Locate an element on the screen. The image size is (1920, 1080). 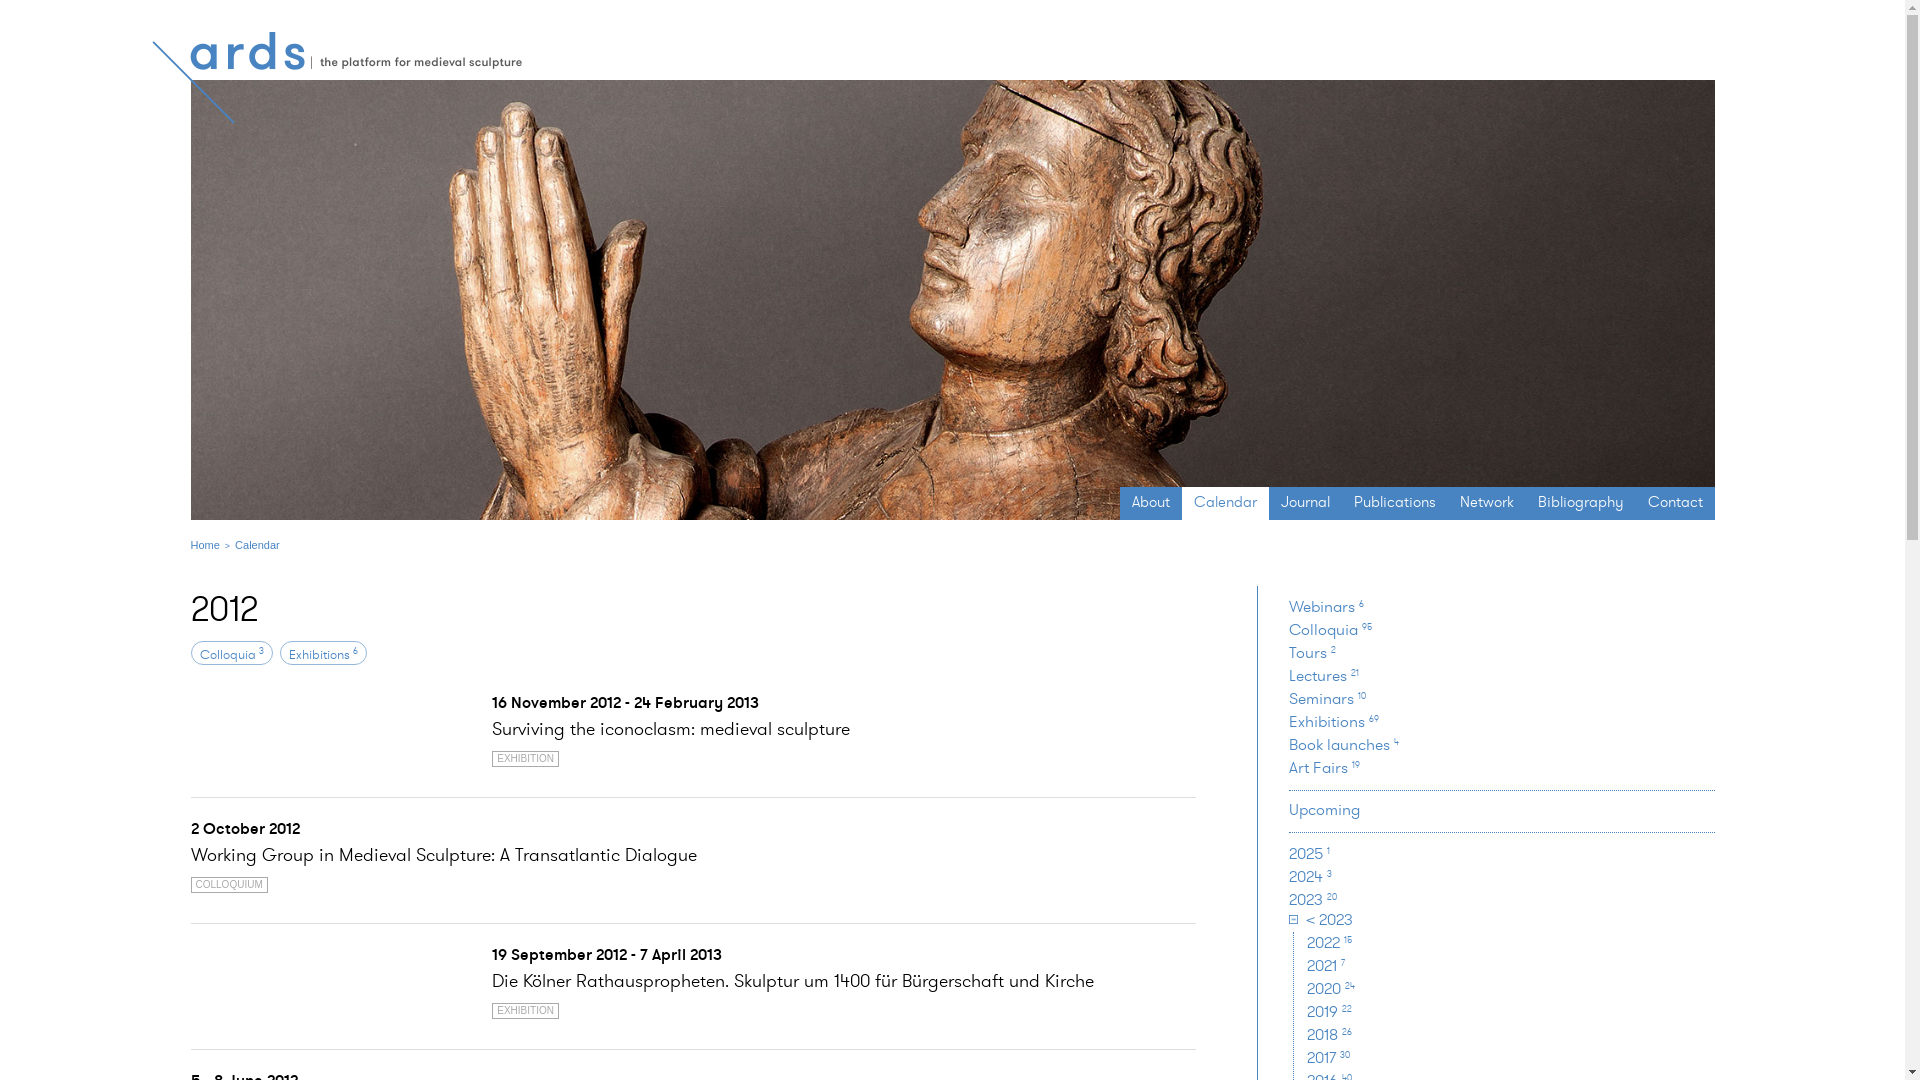
'Bibliography' is located at coordinates (1525, 500).